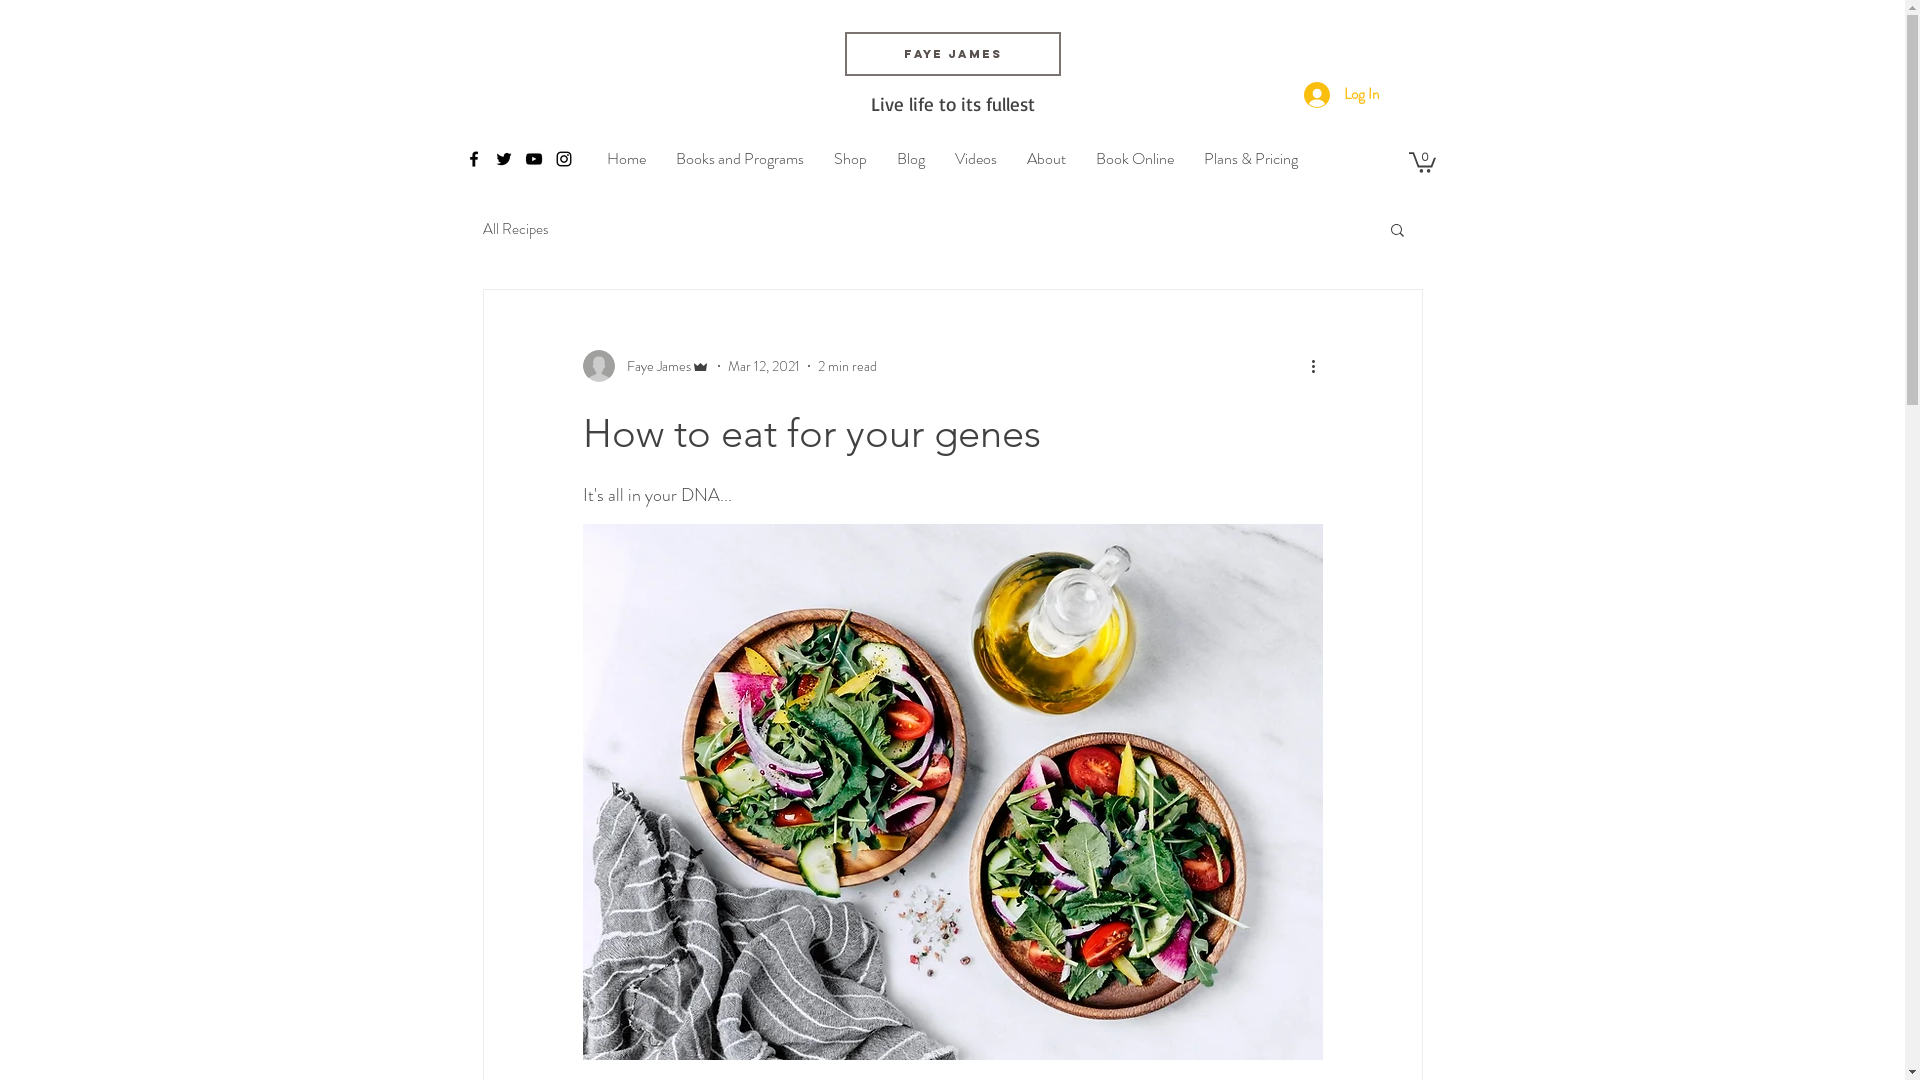 The image size is (1920, 1080). What do you see at coordinates (950, 104) in the screenshot?
I see `'Live life to its fullest'` at bounding box center [950, 104].